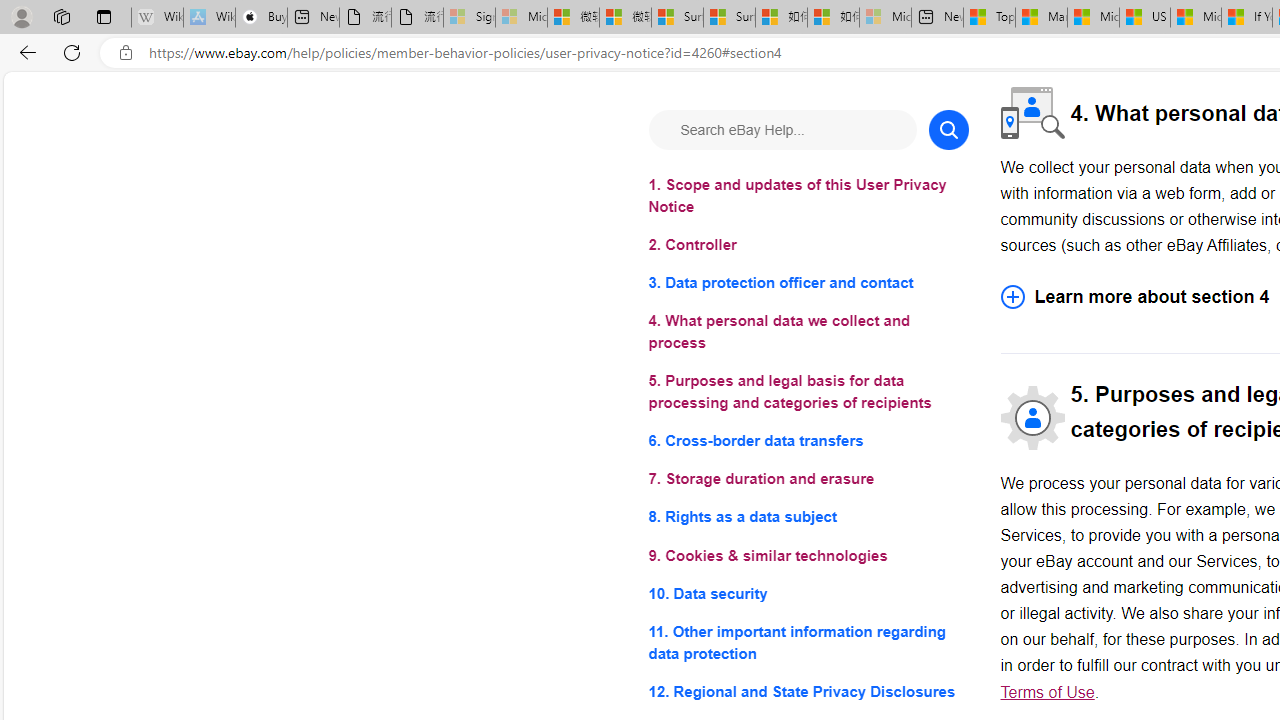 This screenshot has width=1280, height=720. Describe the element at coordinates (808, 555) in the screenshot. I see `'9. Cookies & similar technologies'` at that location.